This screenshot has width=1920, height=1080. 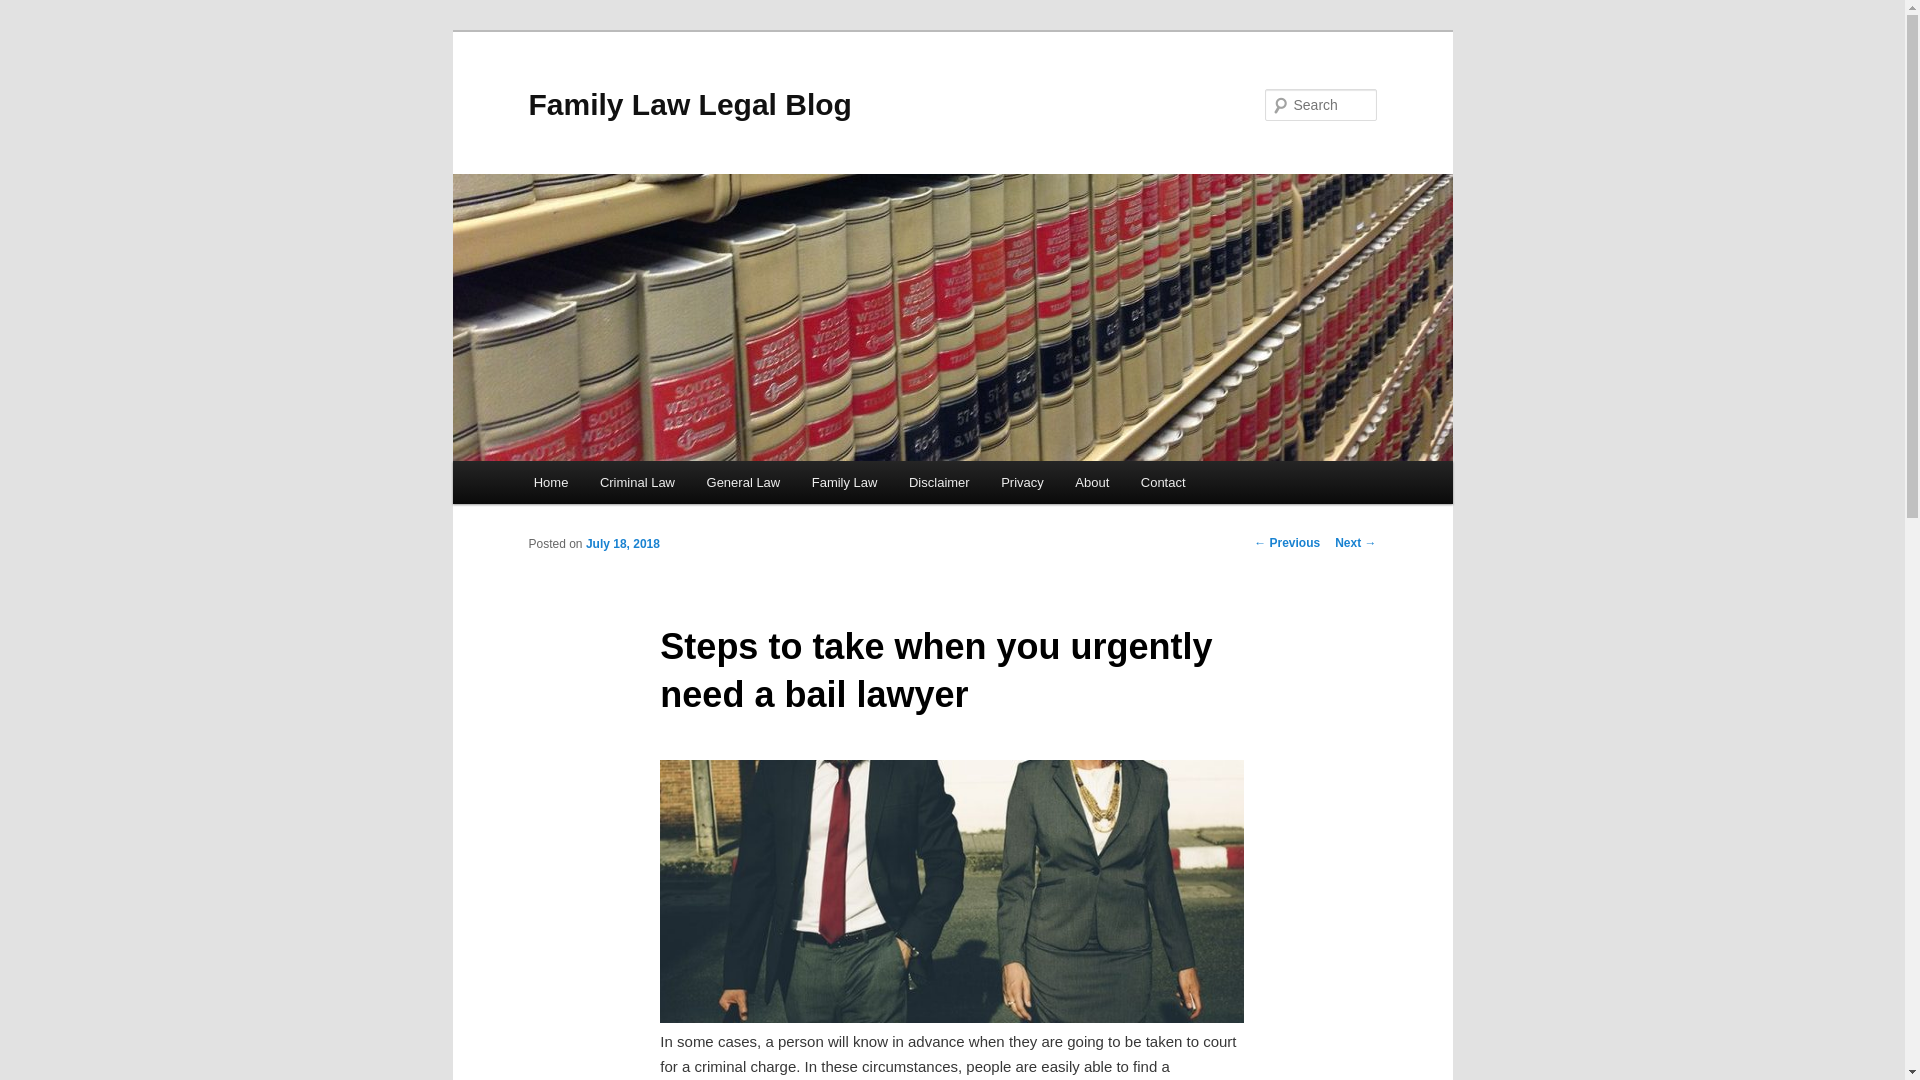 I want to click on 'Search', so click(x=32, y=11).